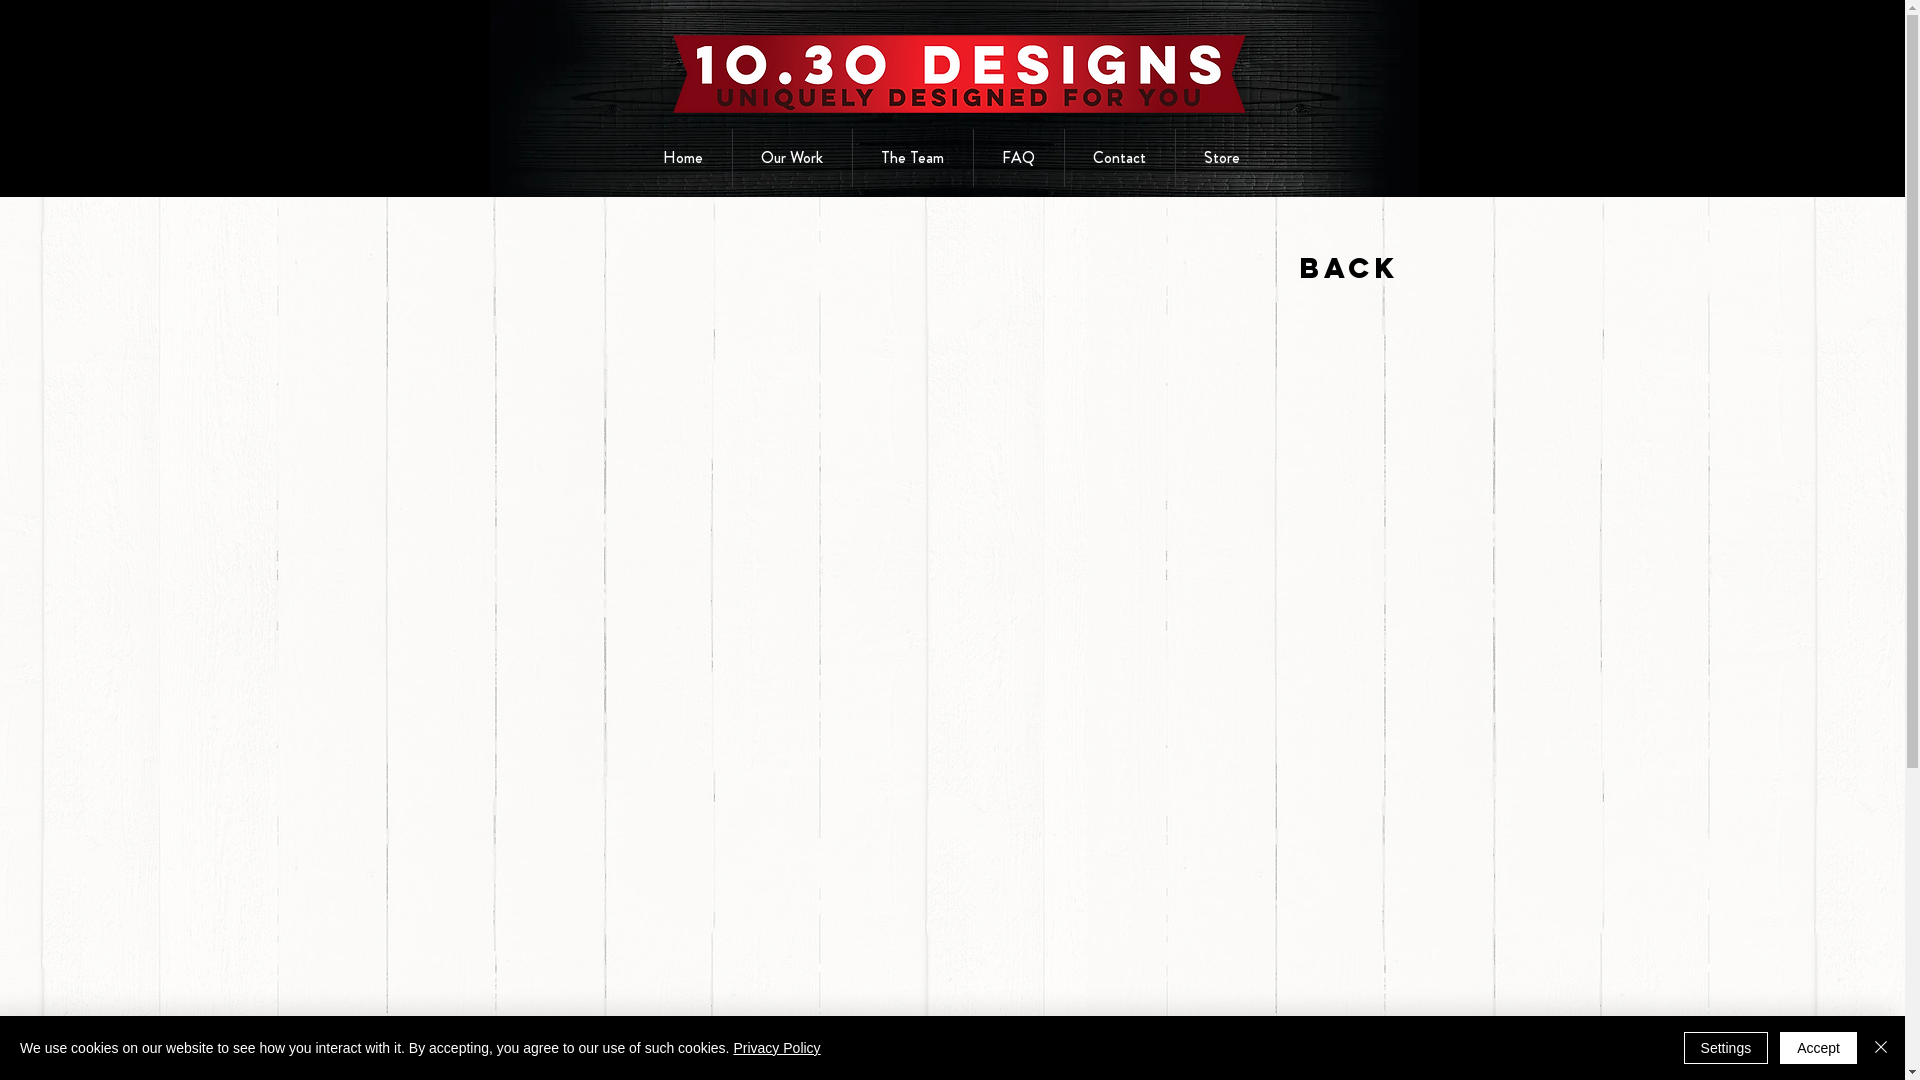 The image size is (1920, 1080). Describe the element at coordinates (1063, 157) in the screenshot. I see `'Contact'` at that location.